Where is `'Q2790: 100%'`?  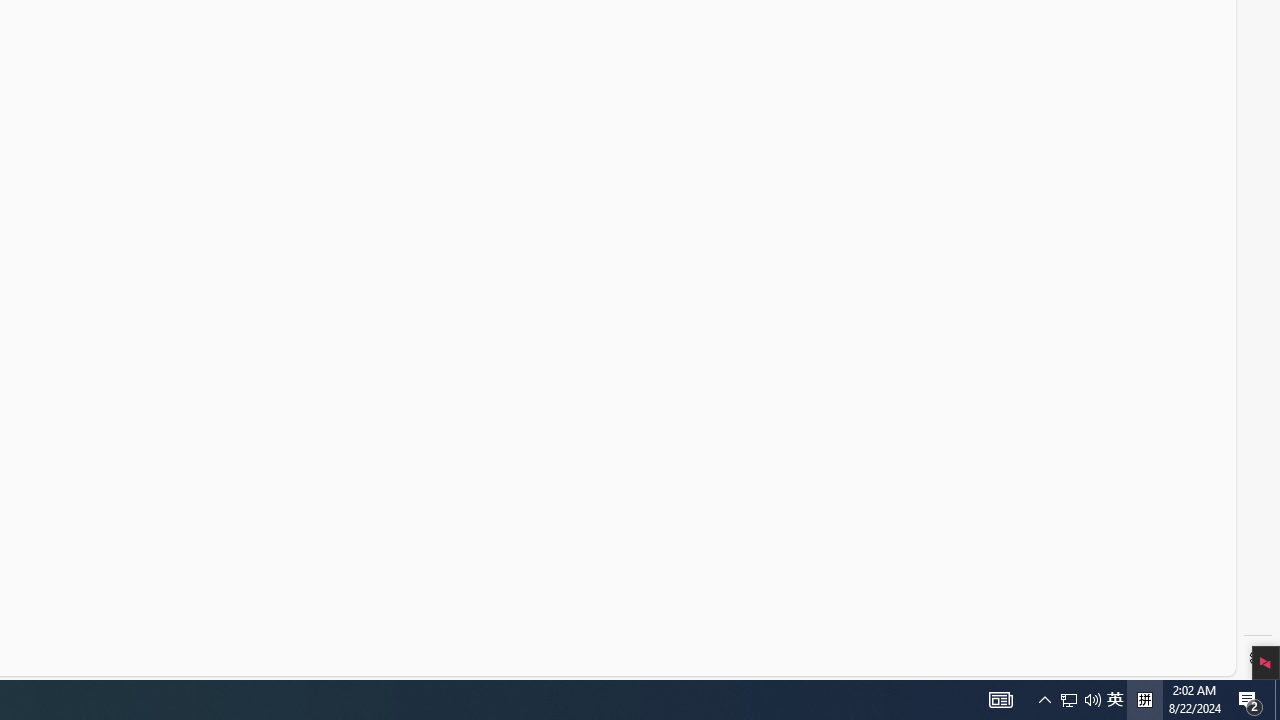
'Q2790: 100%' is located at coordinates (1068, 698).